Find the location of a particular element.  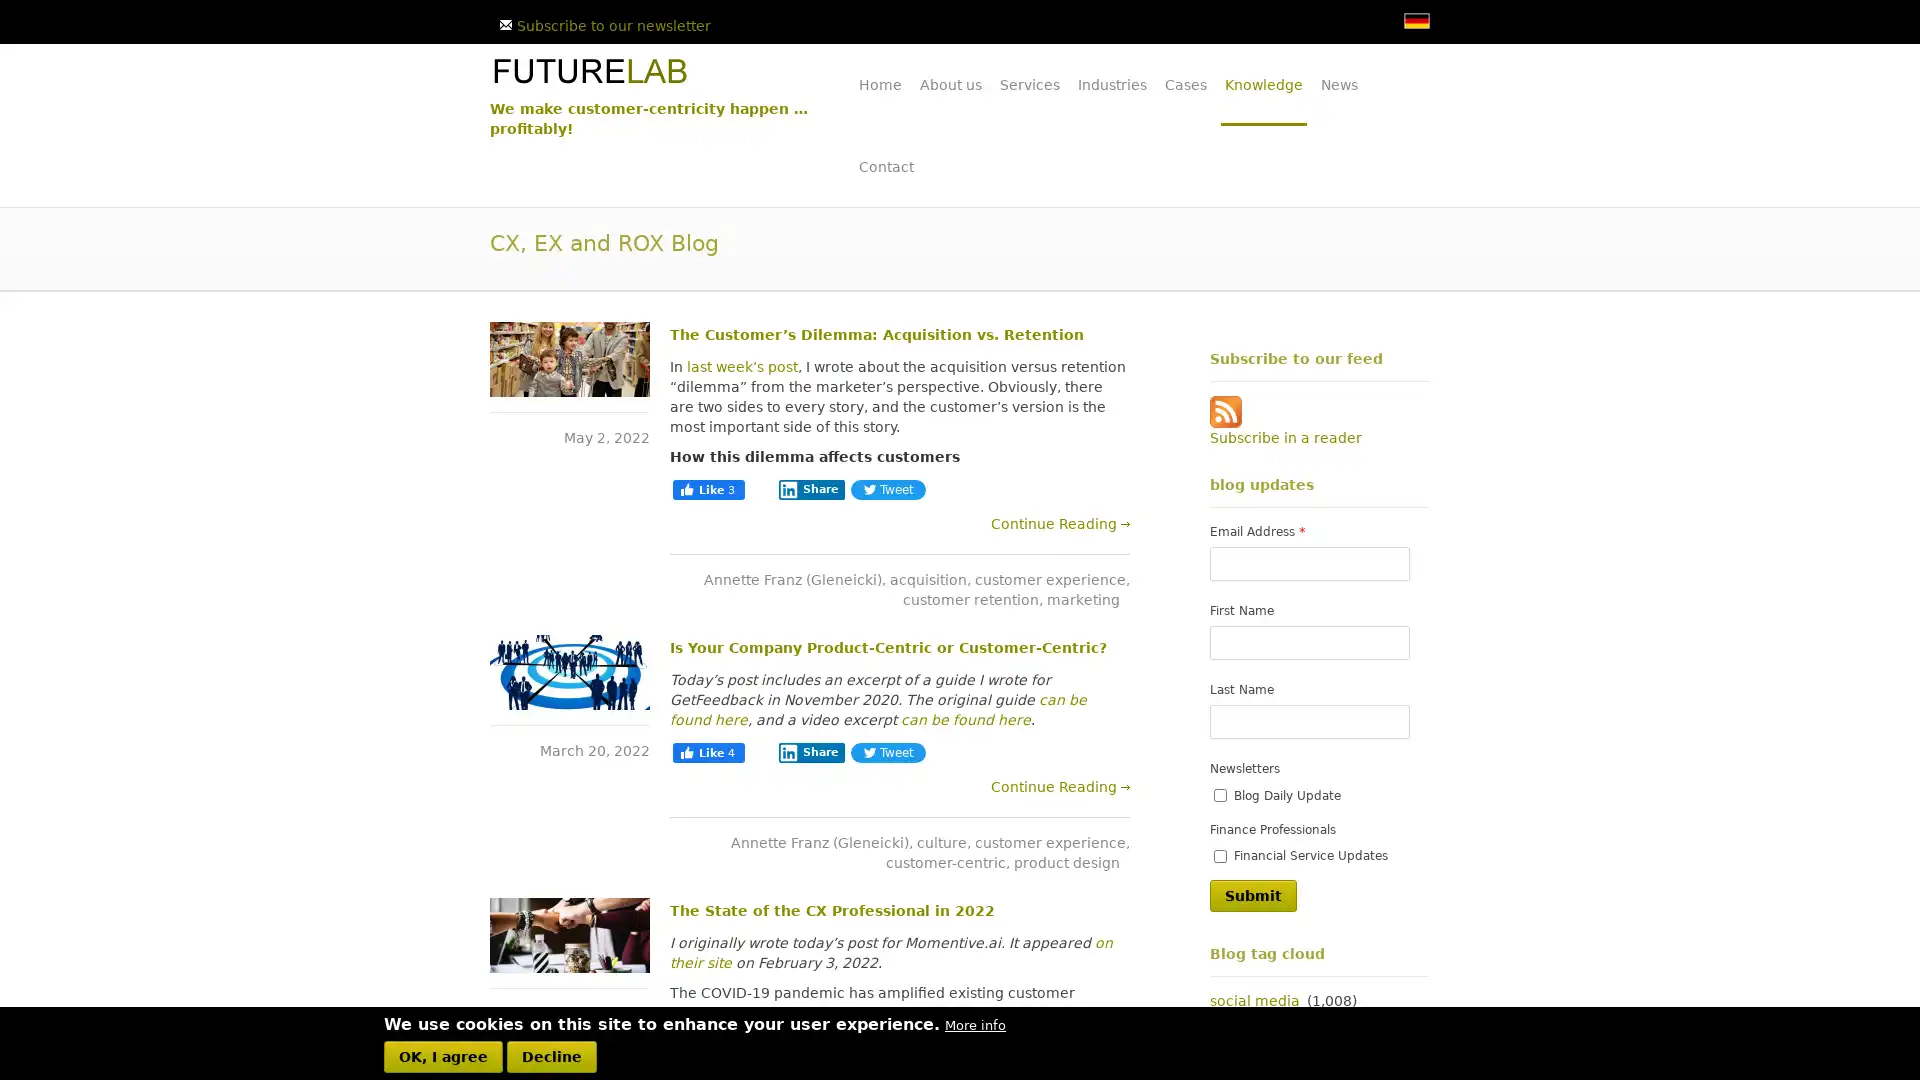

Decline is located at coordinates (552, 1055).